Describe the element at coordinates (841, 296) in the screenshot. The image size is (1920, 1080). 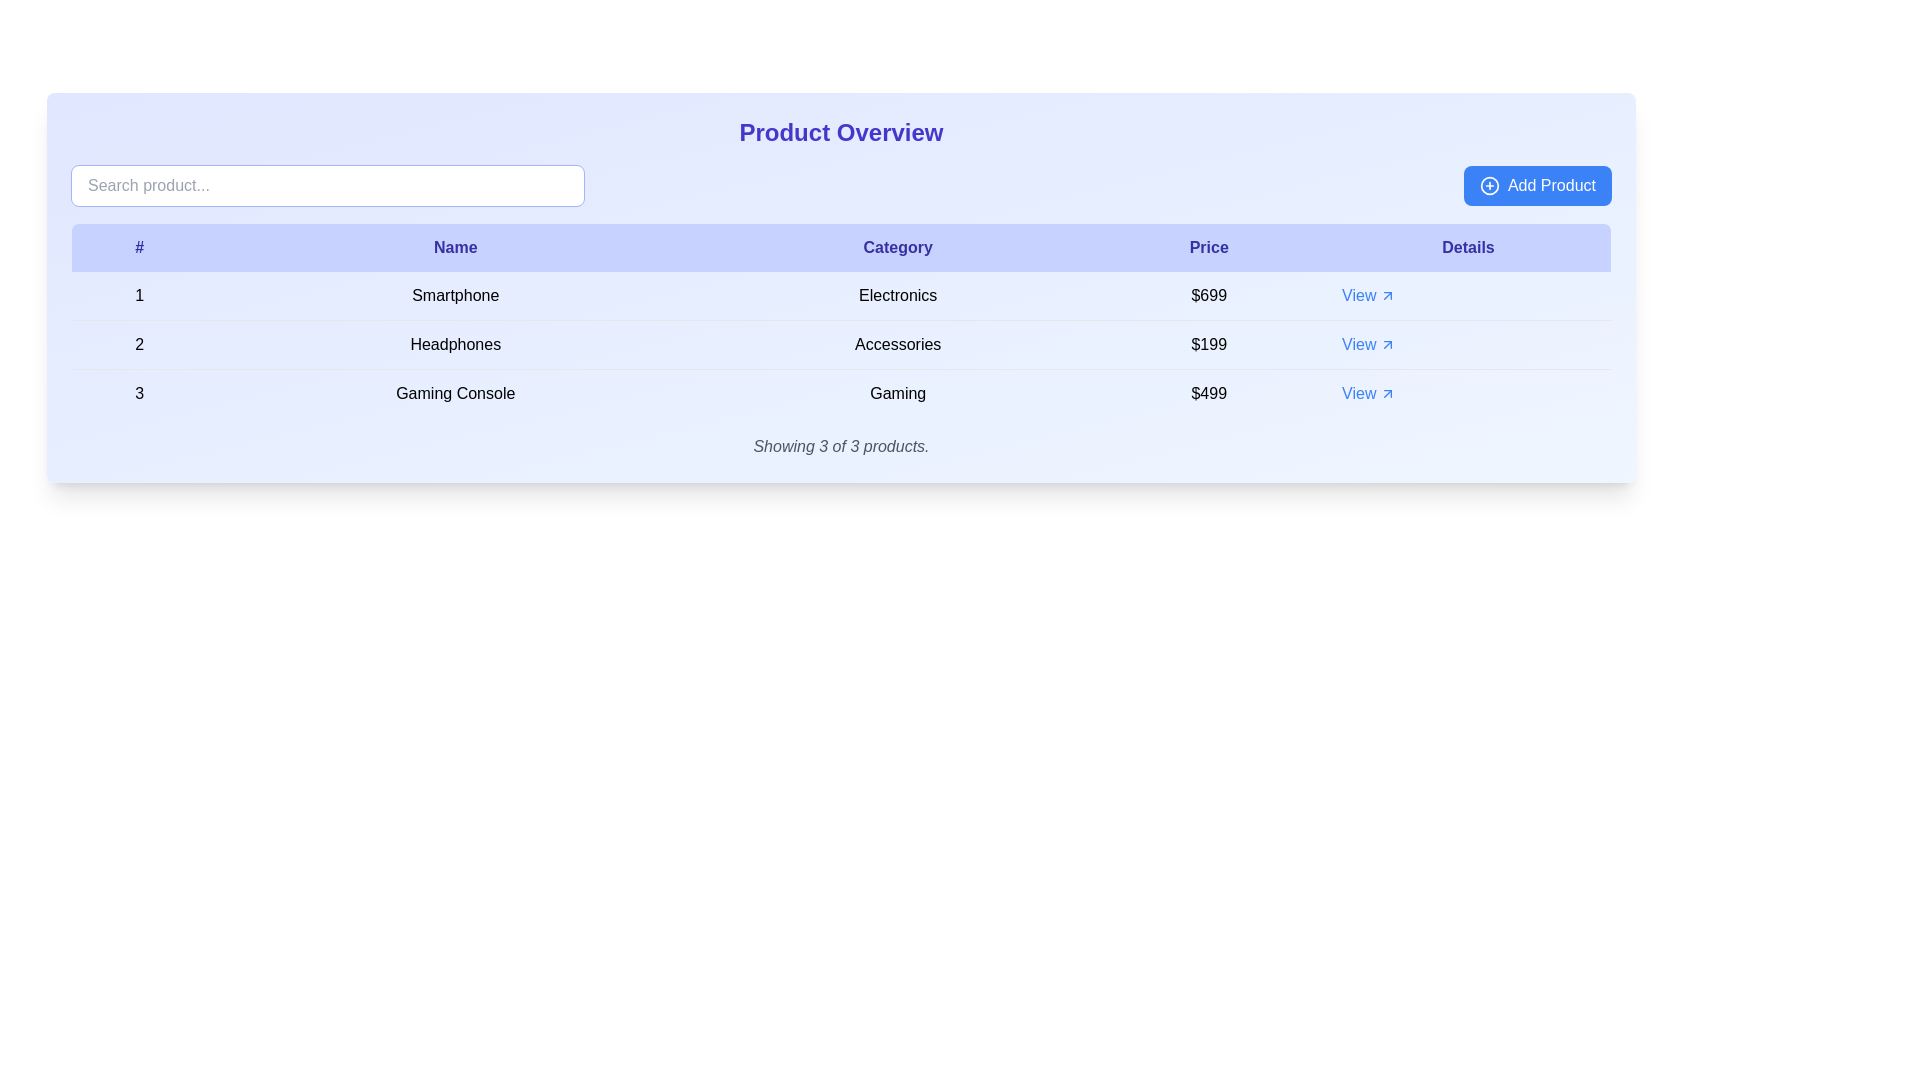
I see `the first row in the 'Product Overview' section of the tabular display, which contains the information '1' under '#', 'Smartphone' under 'Name', 'Electronics' under 'Category', '$699' under 'Price', and a blue hyperlink labeled 'View' under 'Details'` at that location.